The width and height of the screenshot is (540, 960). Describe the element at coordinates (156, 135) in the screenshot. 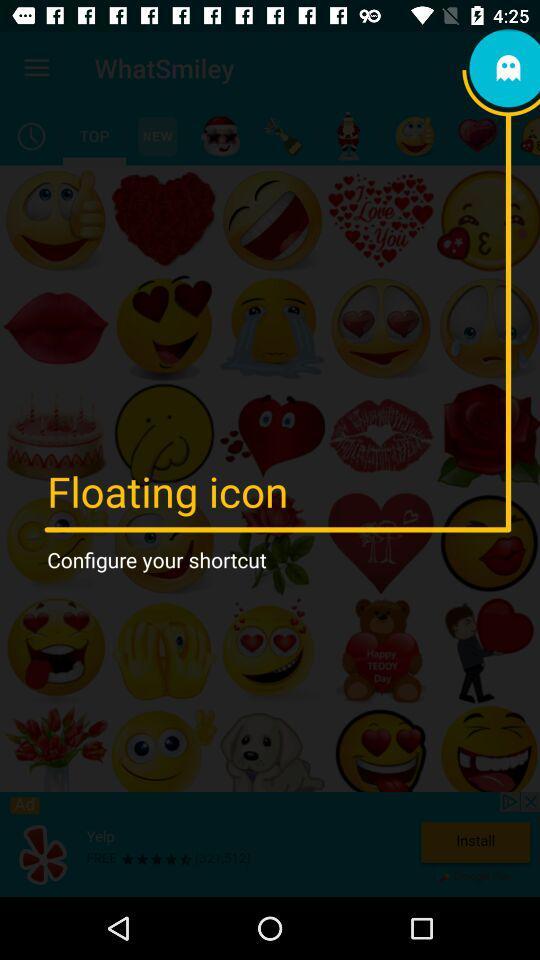

I see `see new emojis` at that location.